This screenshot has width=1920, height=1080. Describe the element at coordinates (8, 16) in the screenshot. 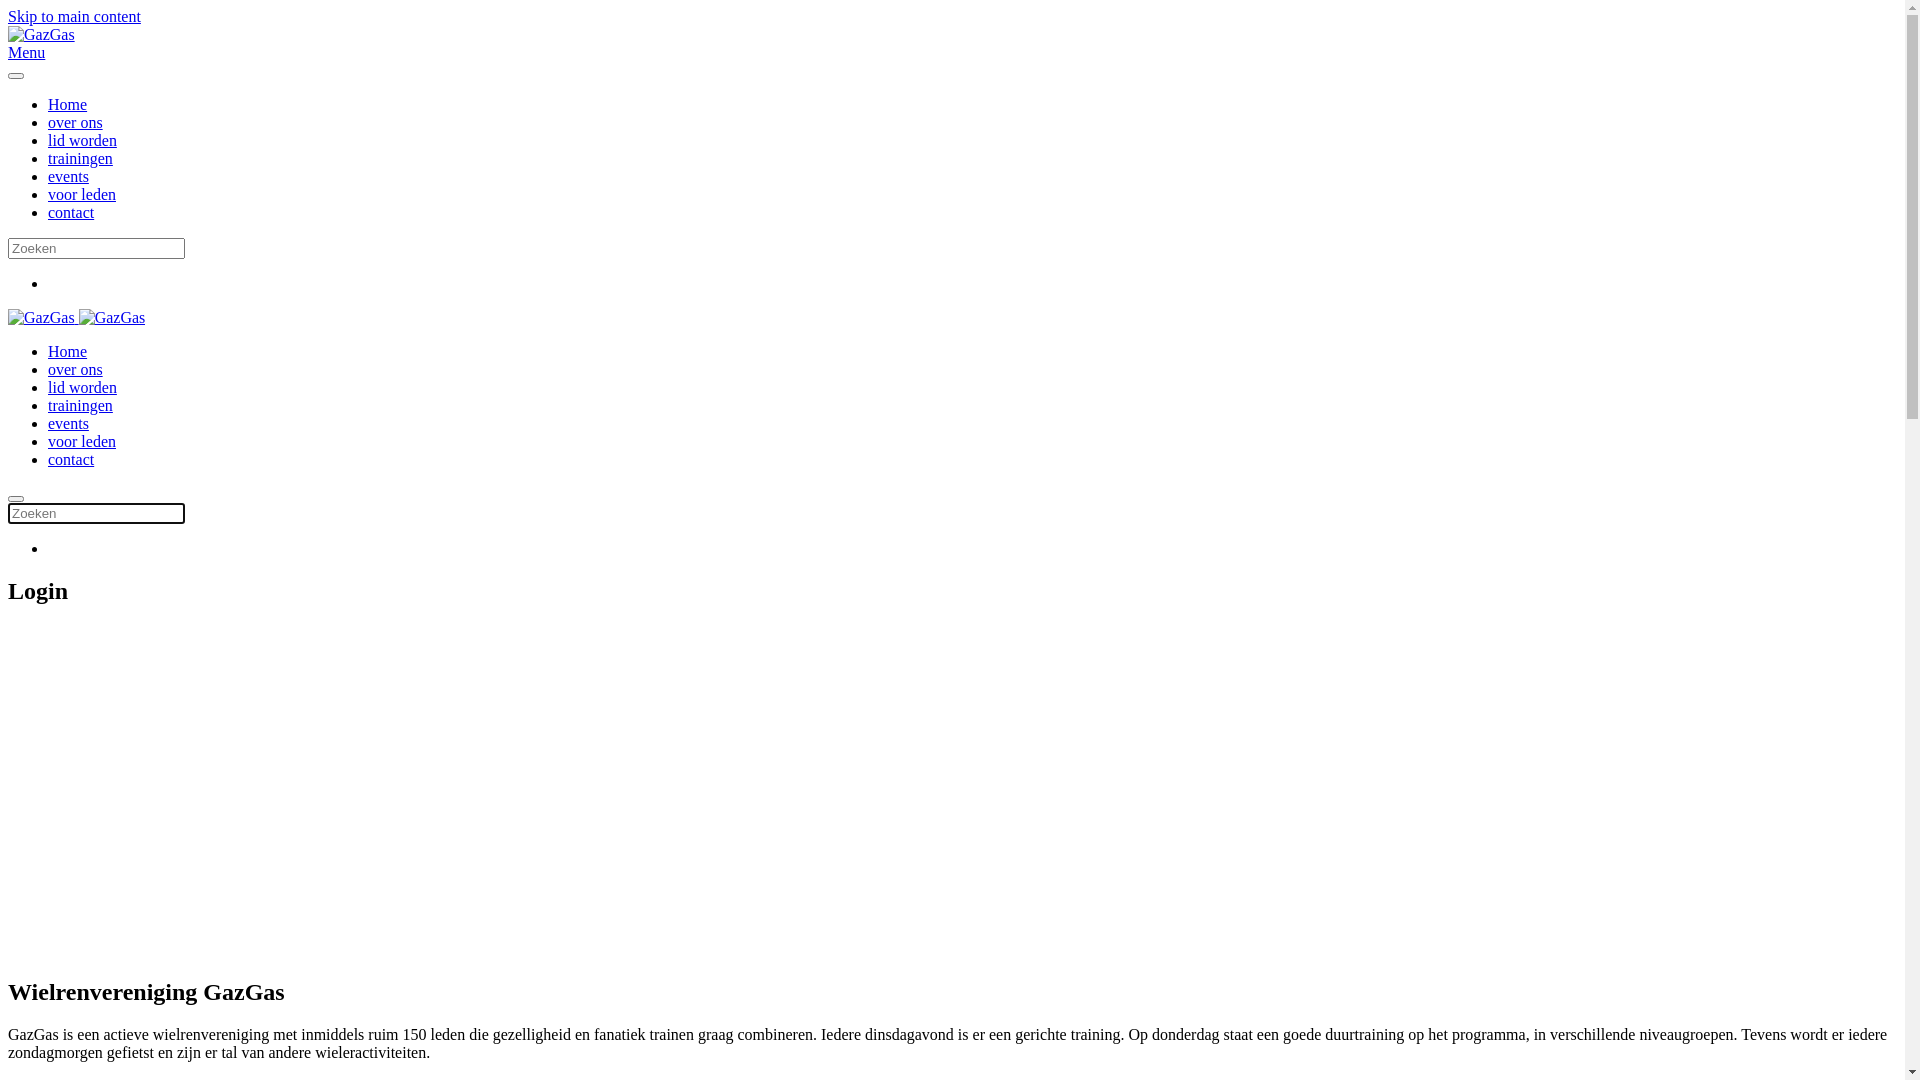

I see `'Skip to main content'` at that location.